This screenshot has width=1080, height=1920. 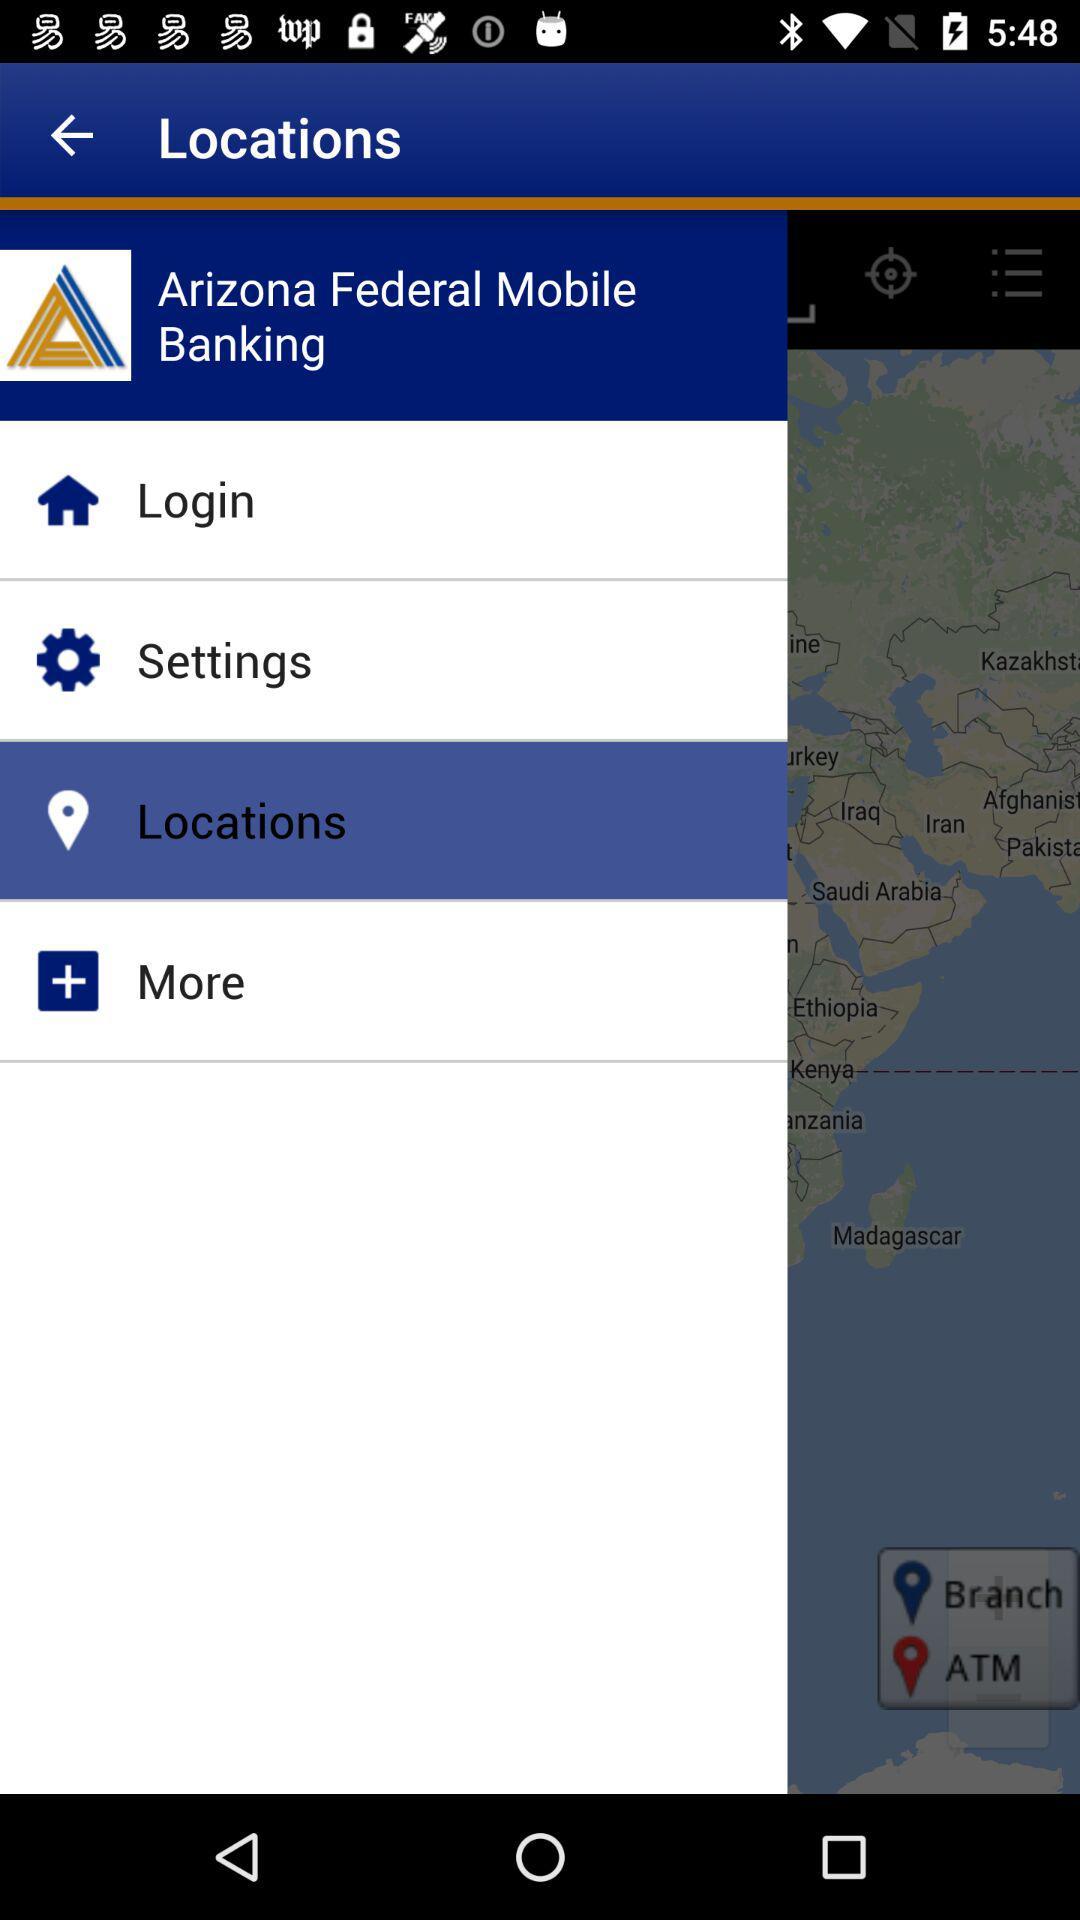 I want to click on the list icon, so click(x=1017, y=272).